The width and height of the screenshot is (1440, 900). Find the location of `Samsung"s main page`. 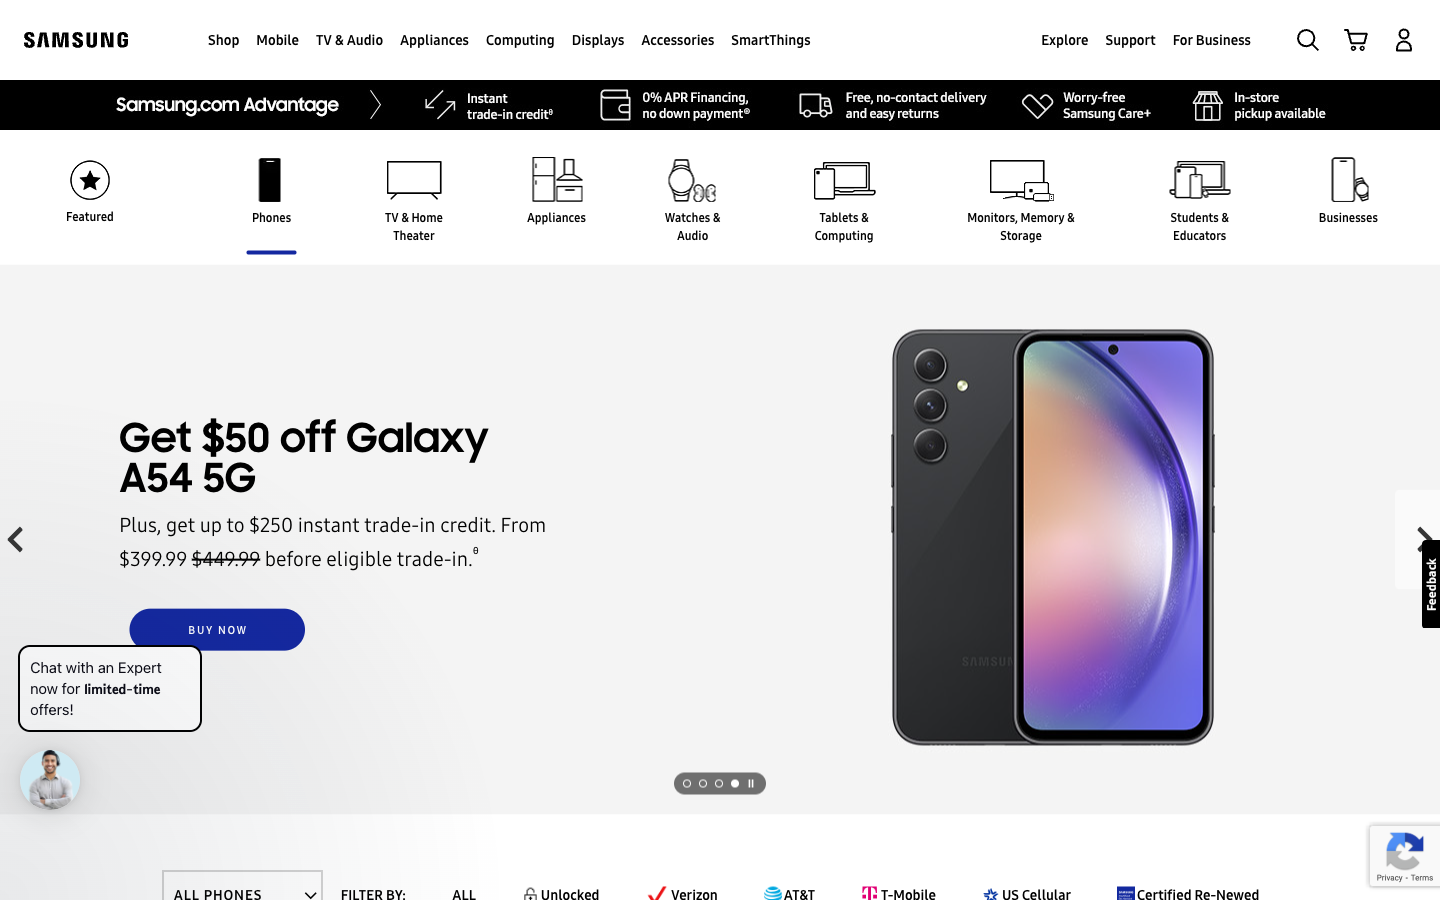

Samsung"s main page is located at coordinates (76, 38).